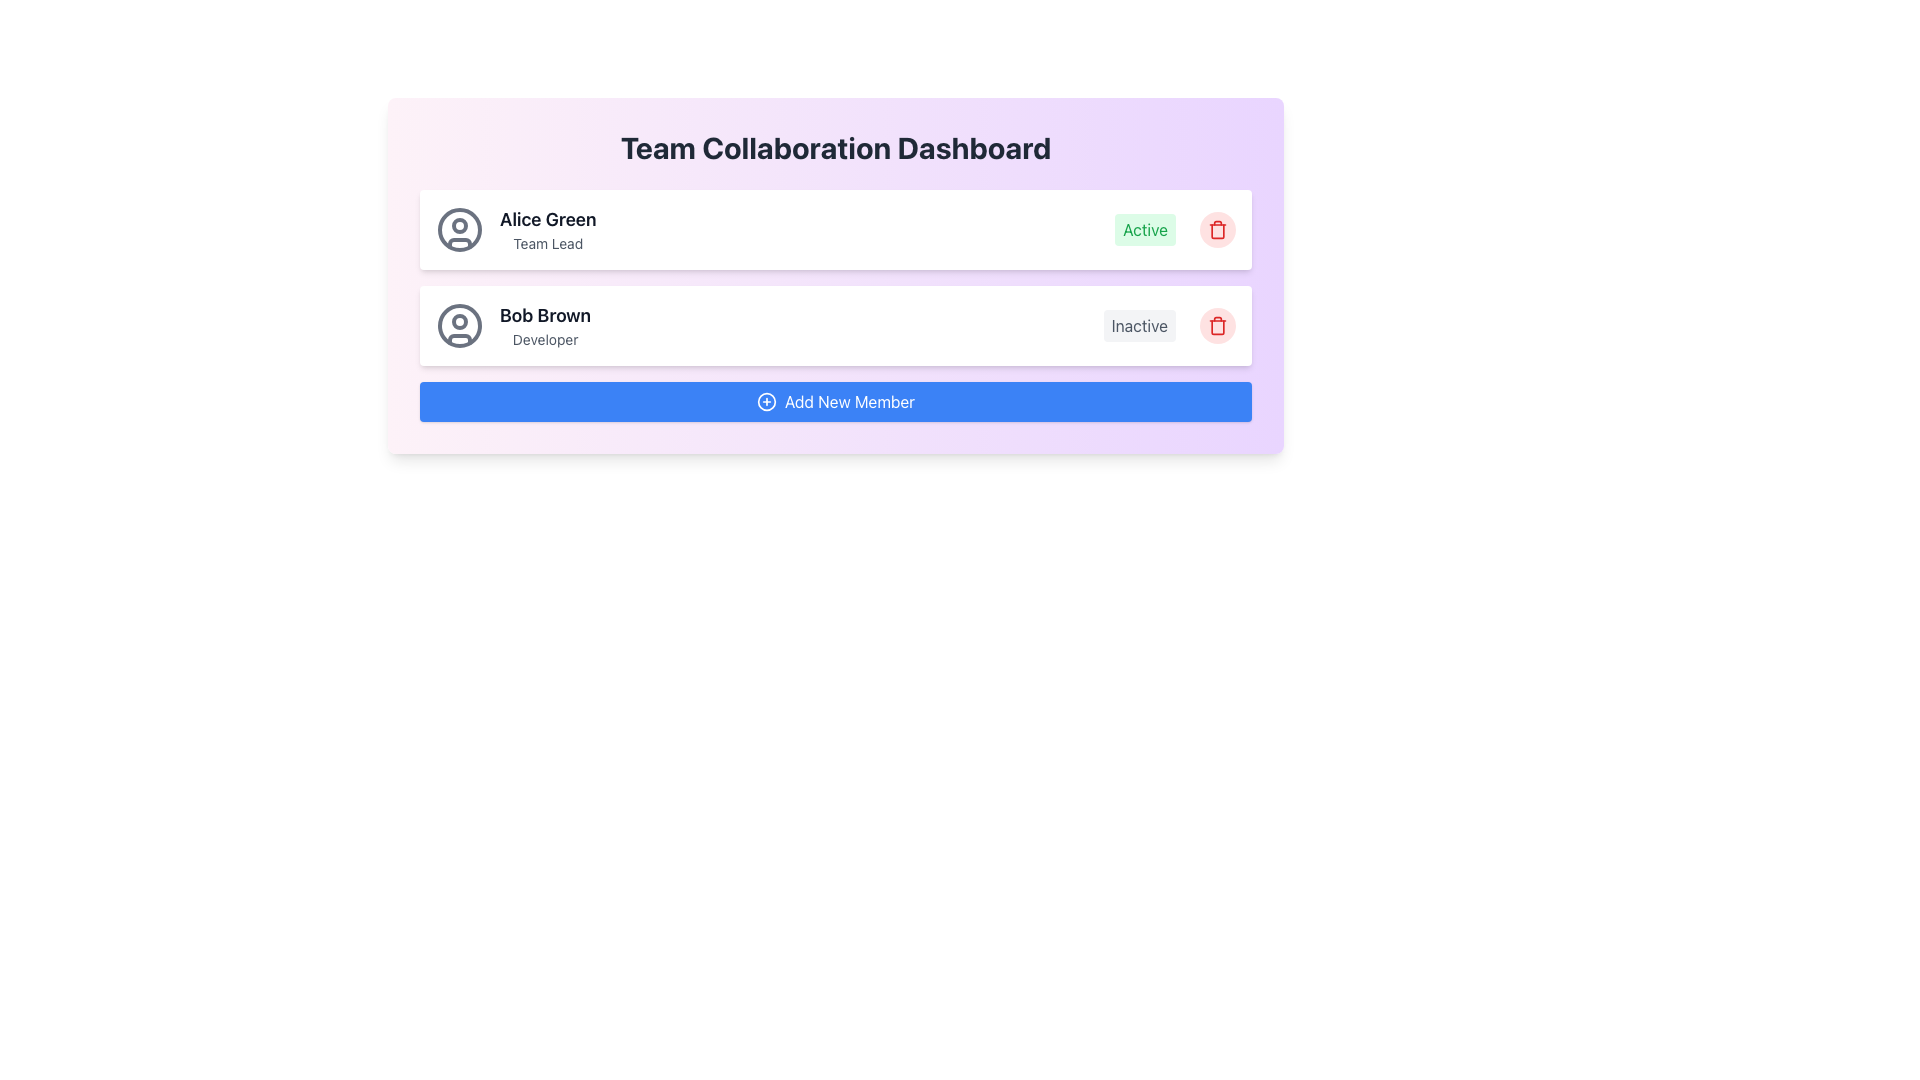 The width and height of the screenshot is (1920, 1080). What do you see at coordinates (459, 325) in the screenshot?
I see `the circular user icon located in the second row (Bob Brown - Developer) of the list, which has a gray outline and a stylized figure inside` at bounding box center [459, 325].